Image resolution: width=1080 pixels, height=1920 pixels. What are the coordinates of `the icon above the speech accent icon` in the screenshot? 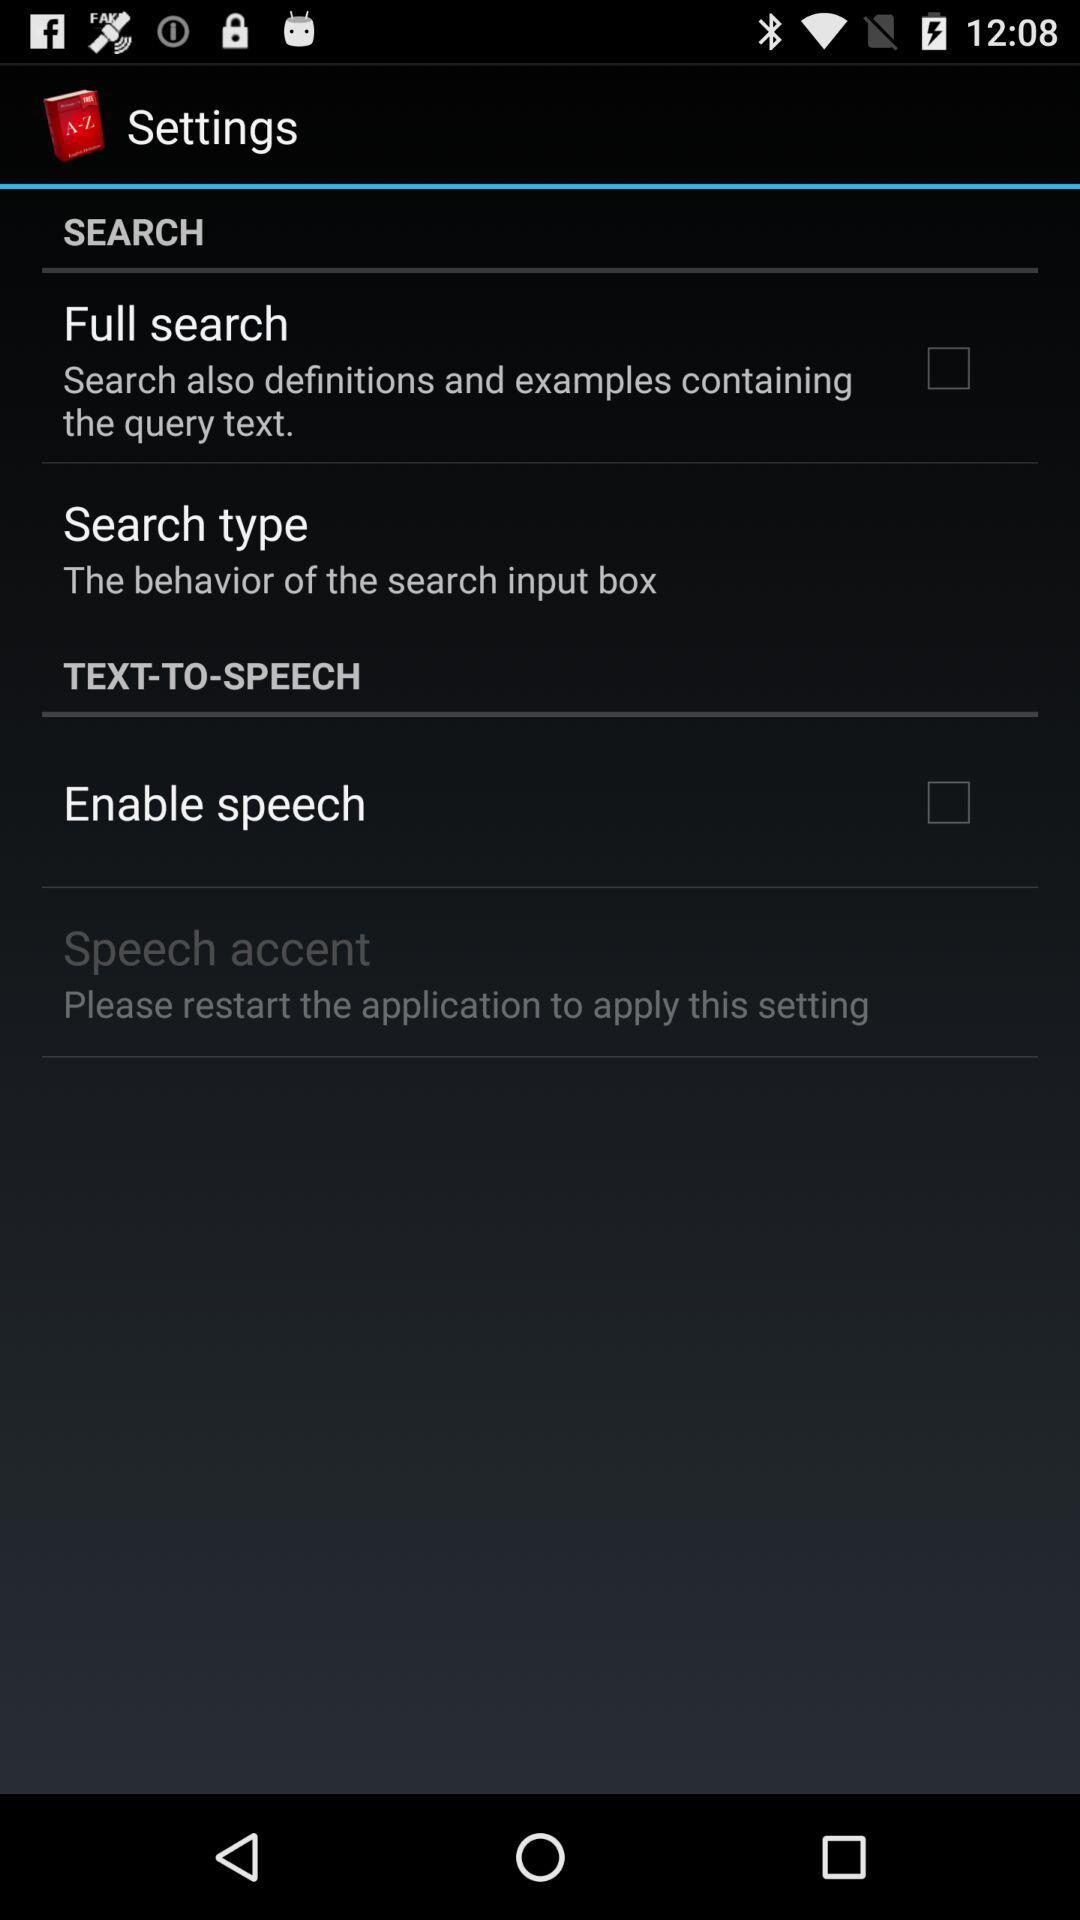 It's located at (214, 802).